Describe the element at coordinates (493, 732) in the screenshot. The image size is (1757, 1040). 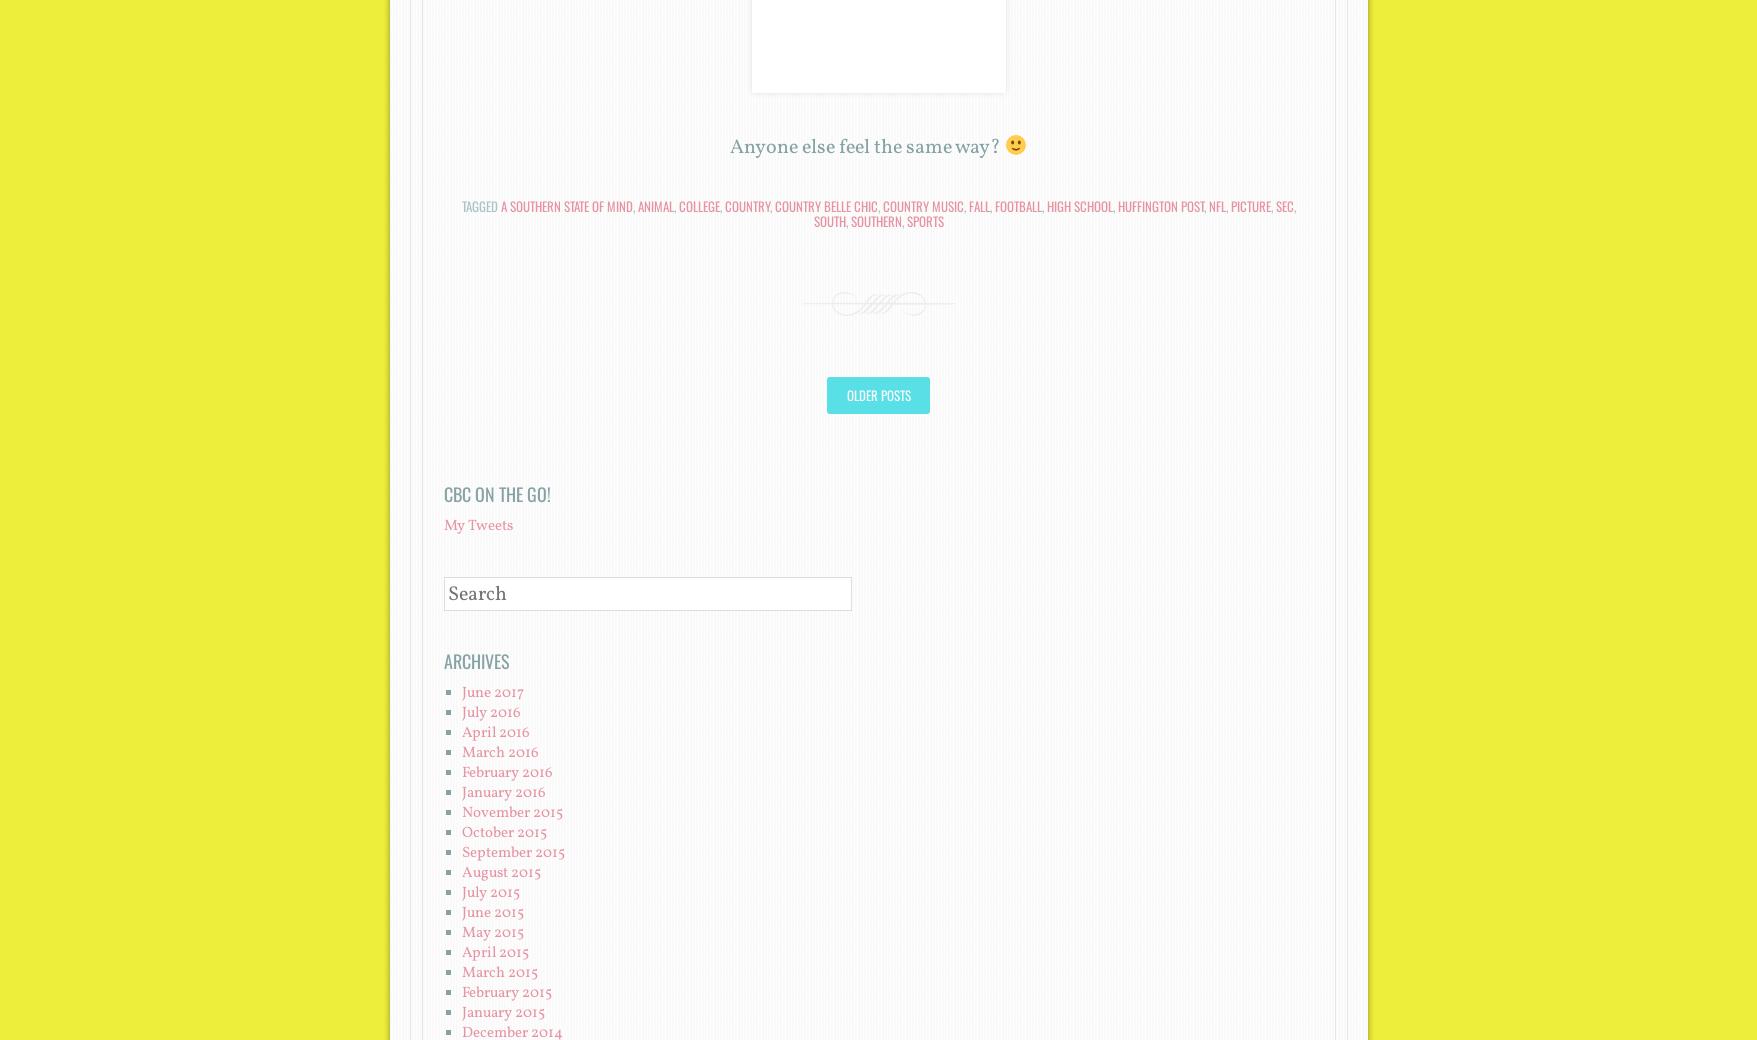
I see `'April 2016'` at that location.